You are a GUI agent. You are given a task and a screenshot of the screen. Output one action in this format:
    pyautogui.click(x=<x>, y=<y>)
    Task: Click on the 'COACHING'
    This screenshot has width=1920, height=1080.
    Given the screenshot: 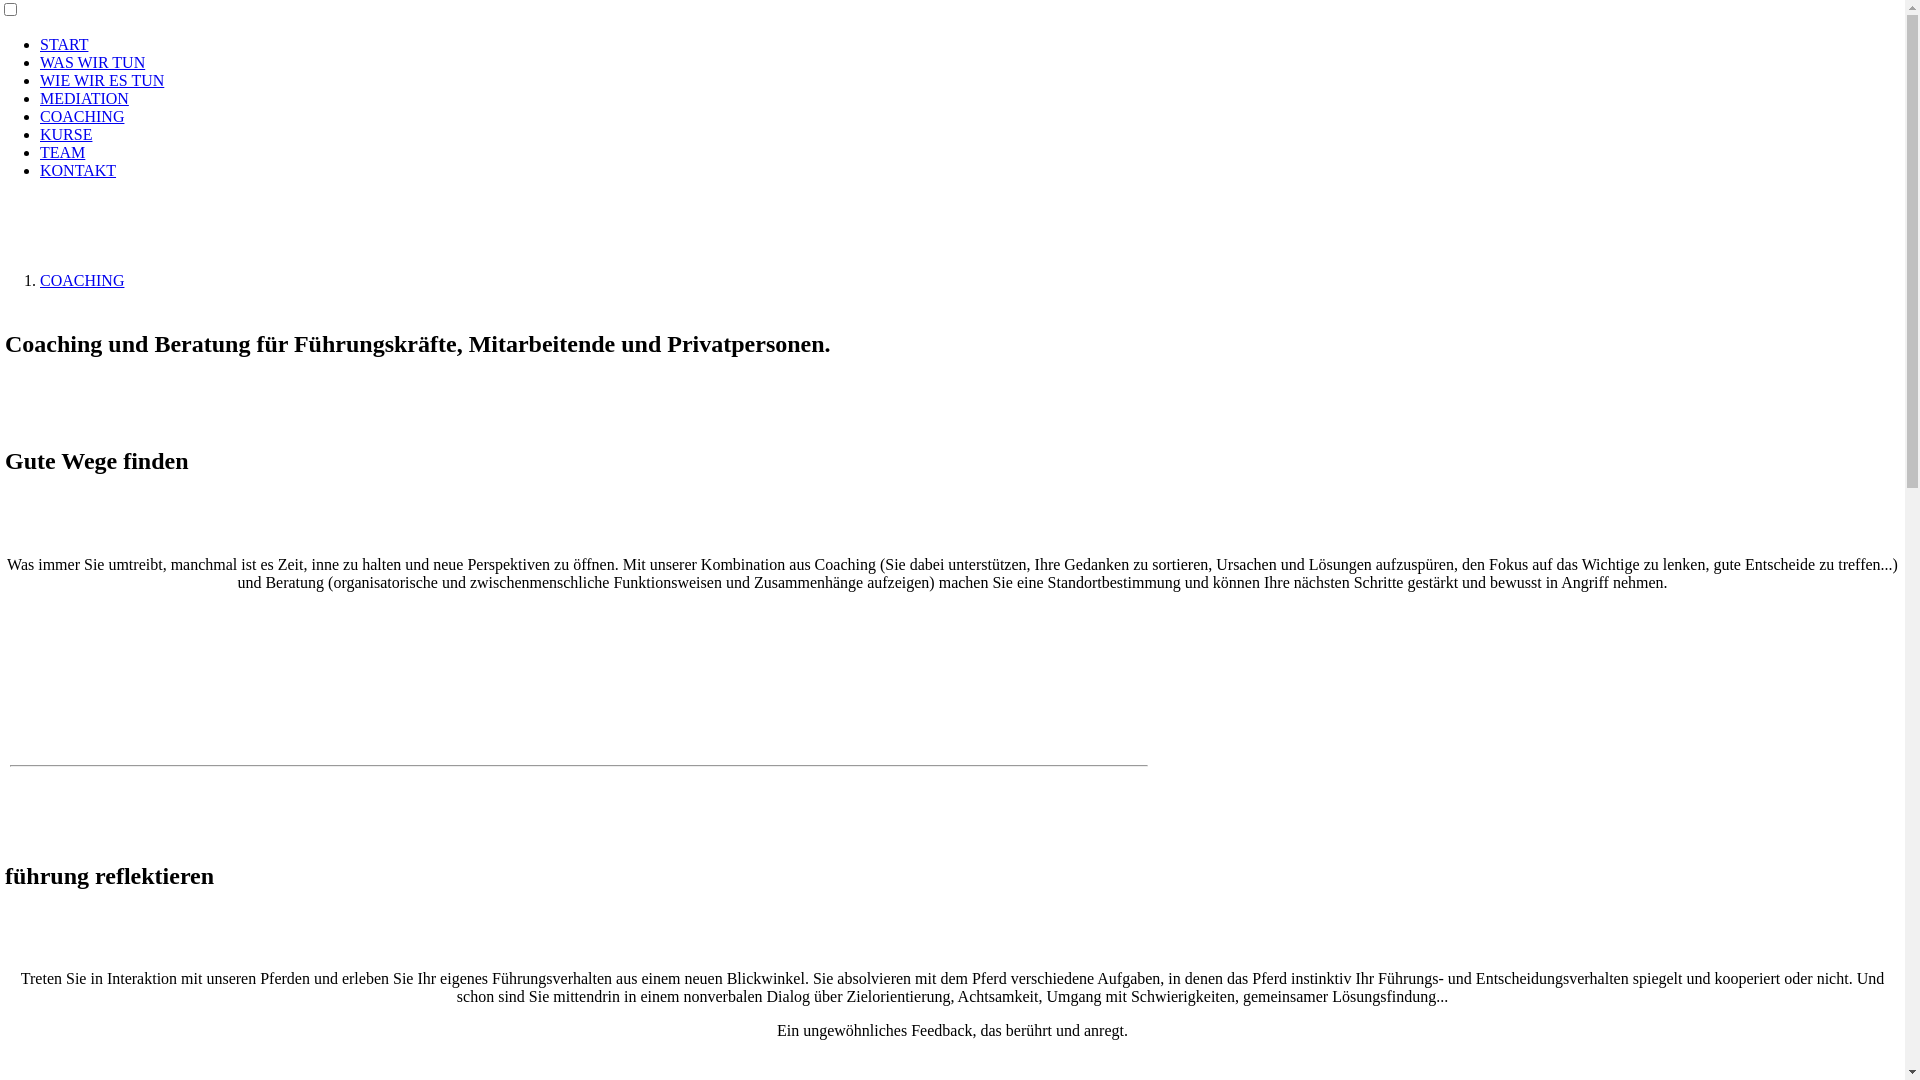 What is the action you would take?
    pyautogui.click(x=39, y=280)
    